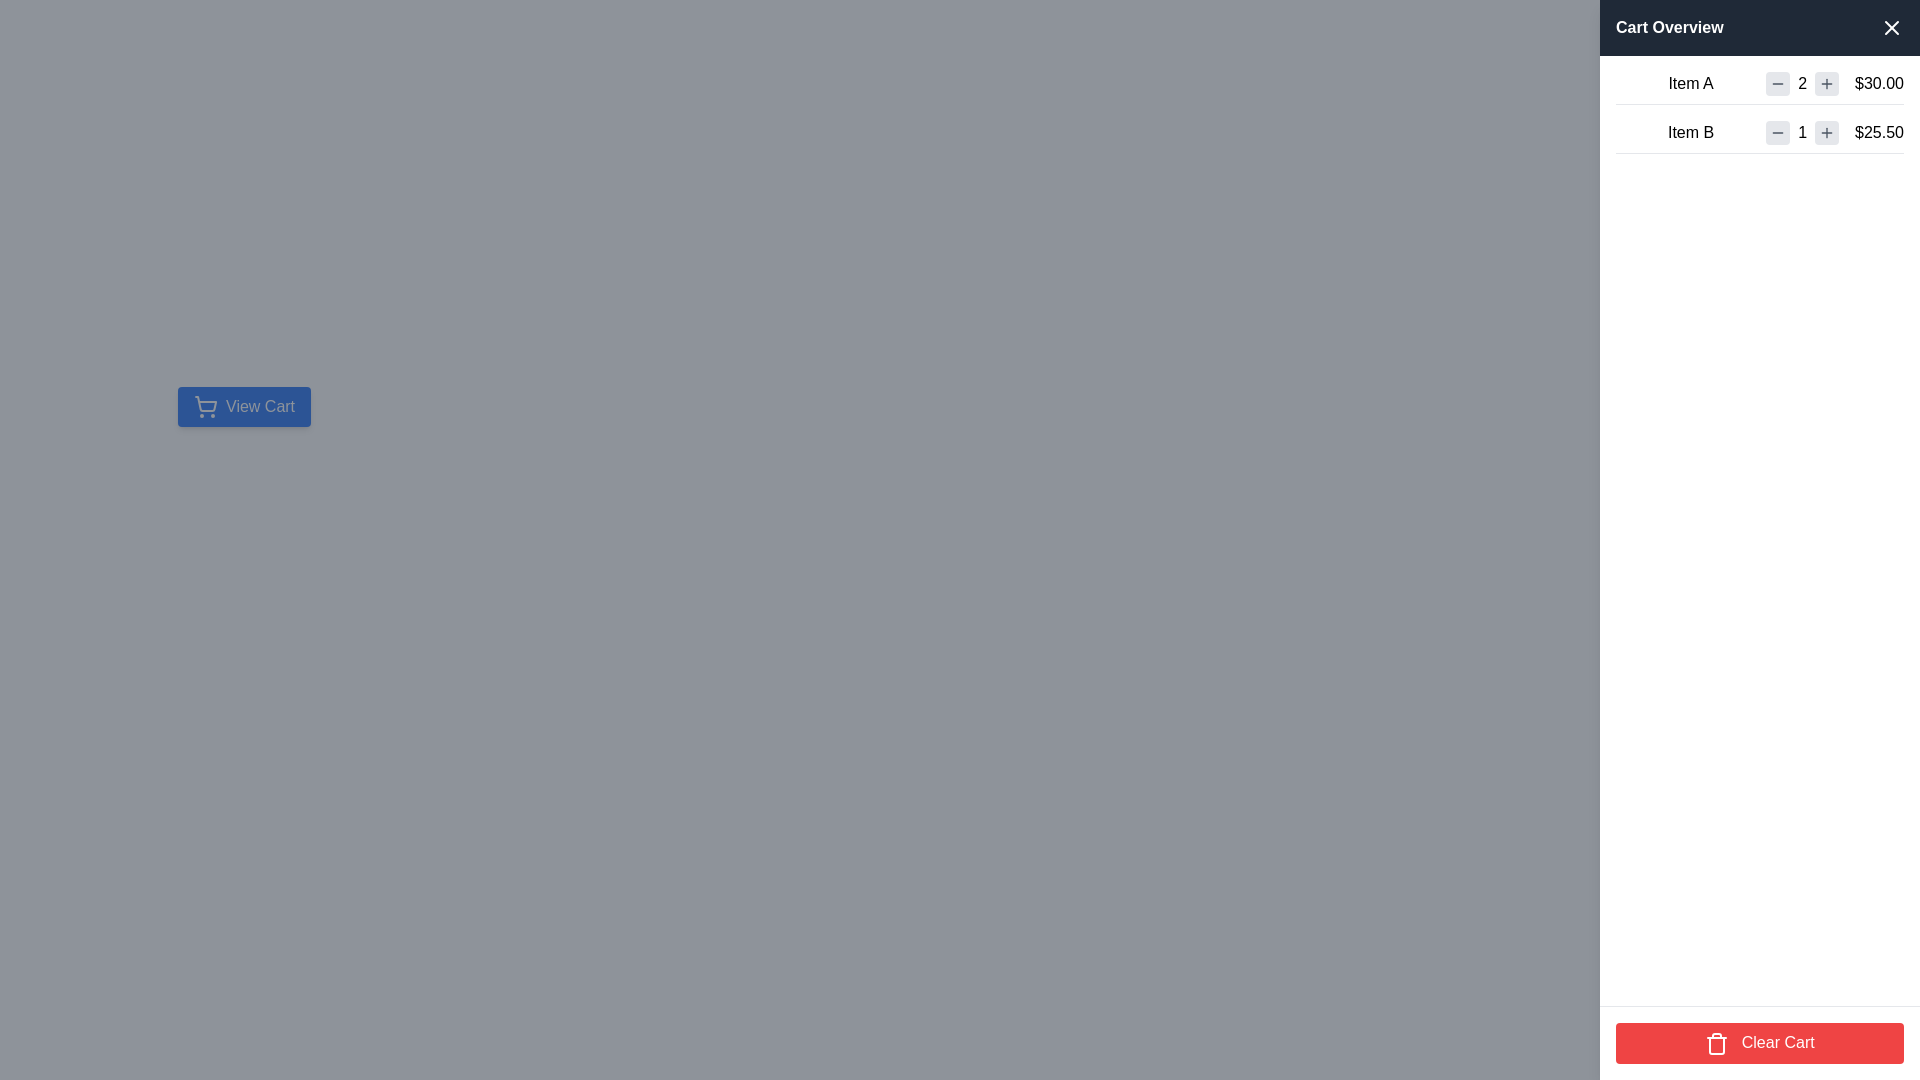  What do you see at coordinates (1760, 87) in the screenshot?
I see `the minus button of the first product entry in the shopping cart to decrease the quantity` at bounding box center [1760, 87].